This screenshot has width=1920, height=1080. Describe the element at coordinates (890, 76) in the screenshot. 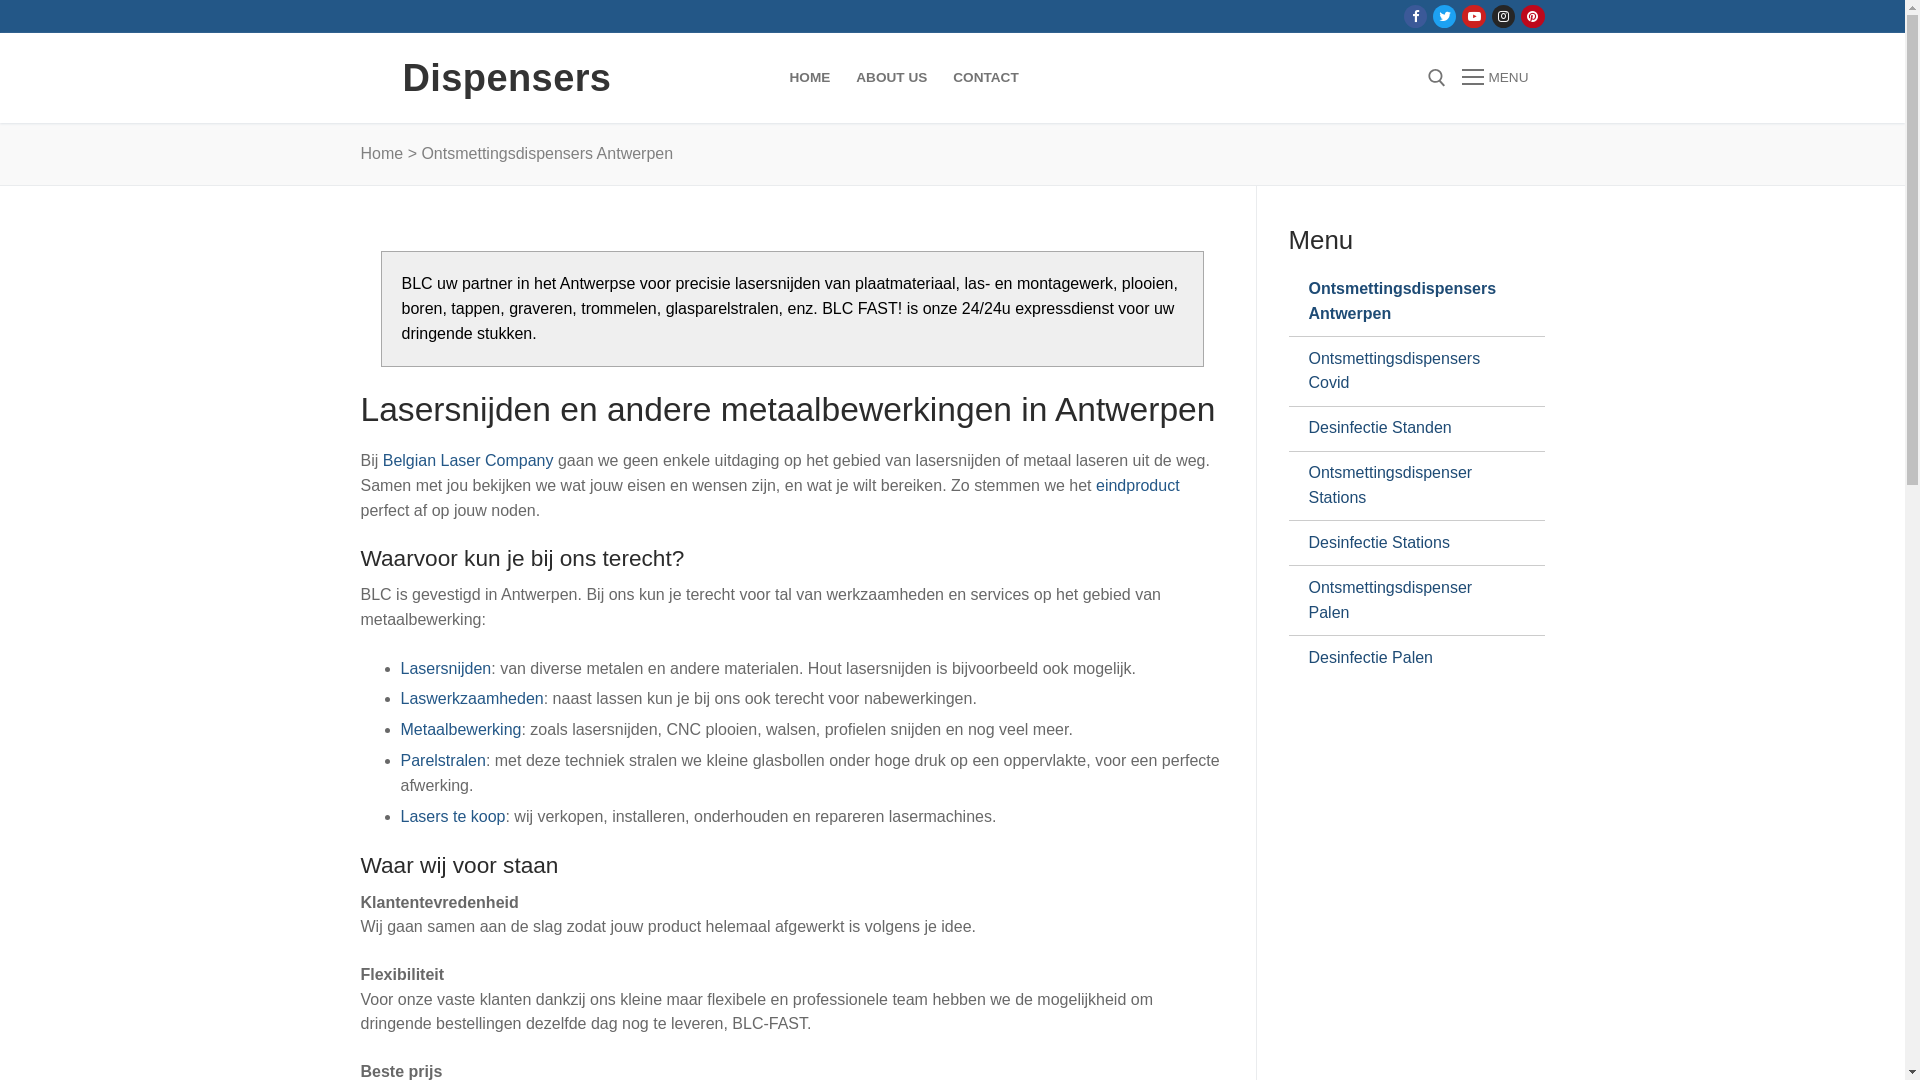

I see `'ABOUT US'` at that location.